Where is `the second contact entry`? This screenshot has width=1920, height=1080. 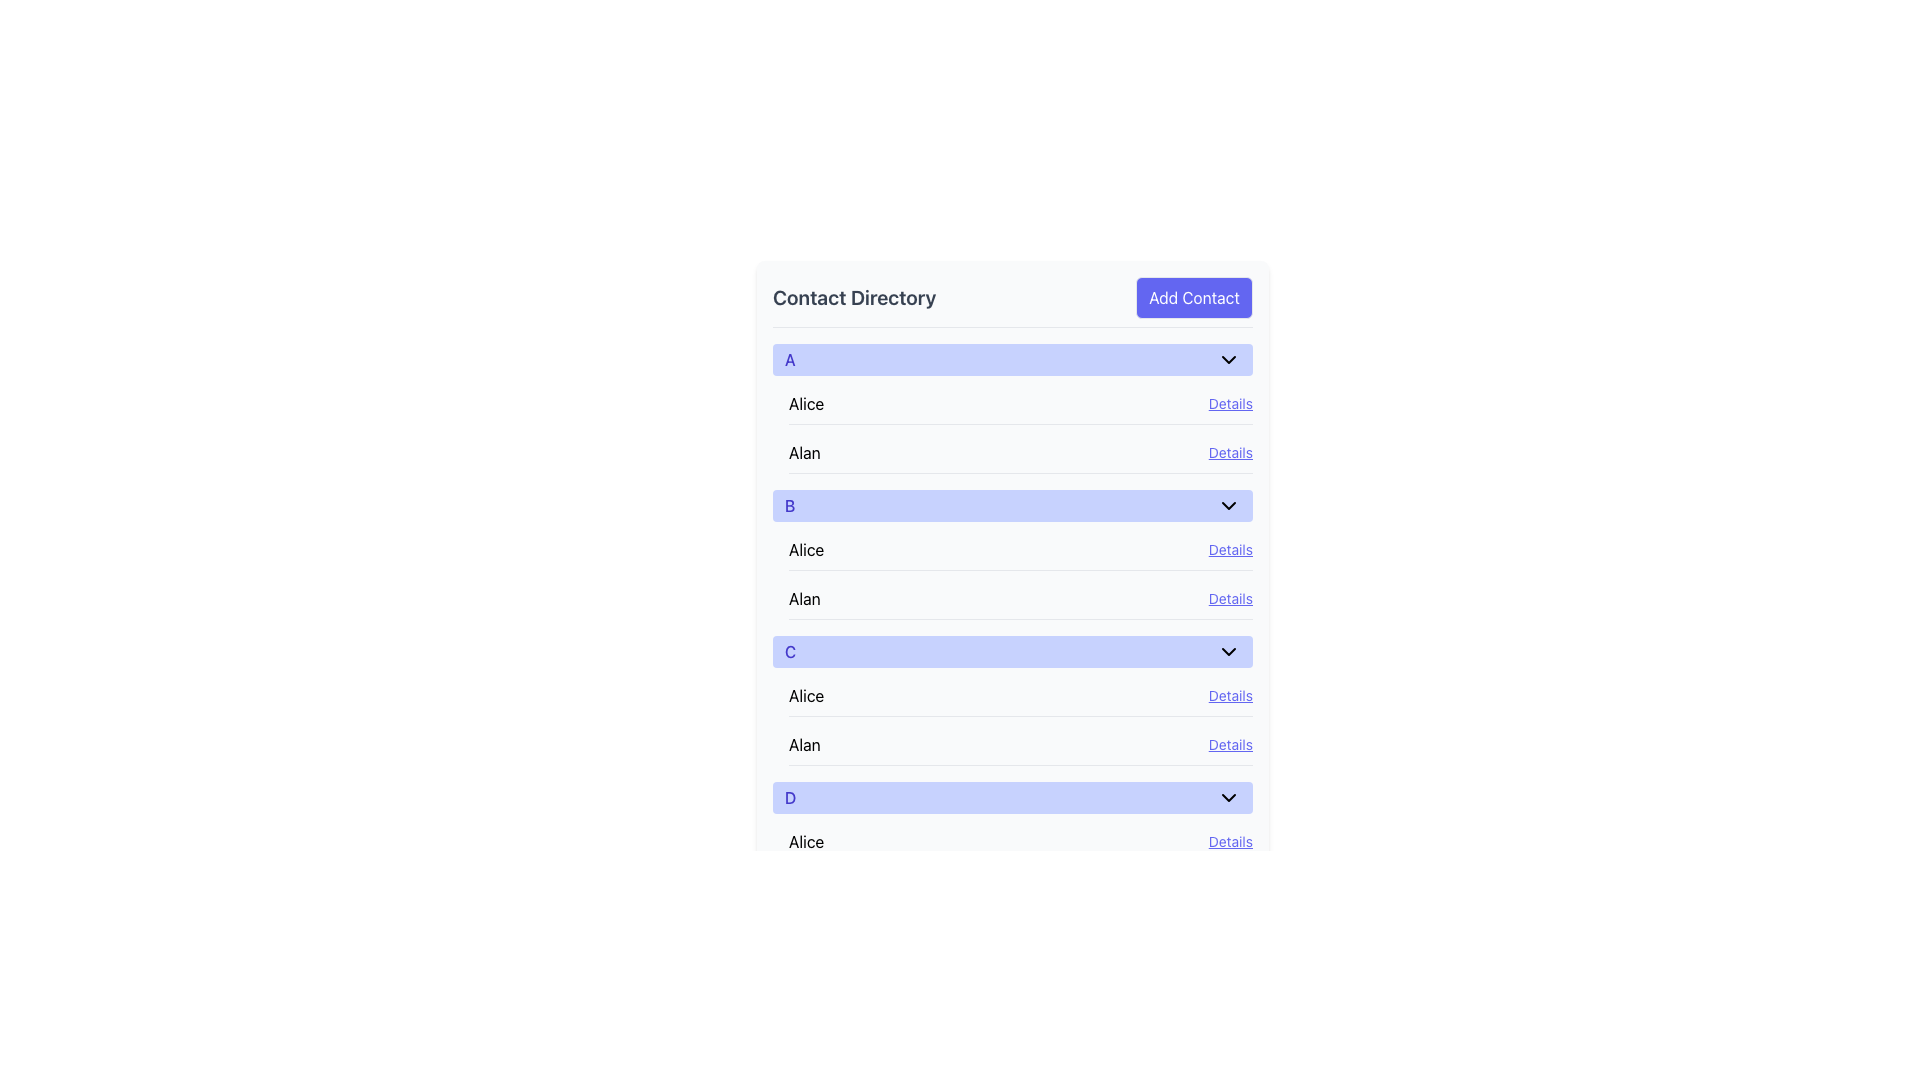 the second contact entry is located at coordinates (1021, 452).